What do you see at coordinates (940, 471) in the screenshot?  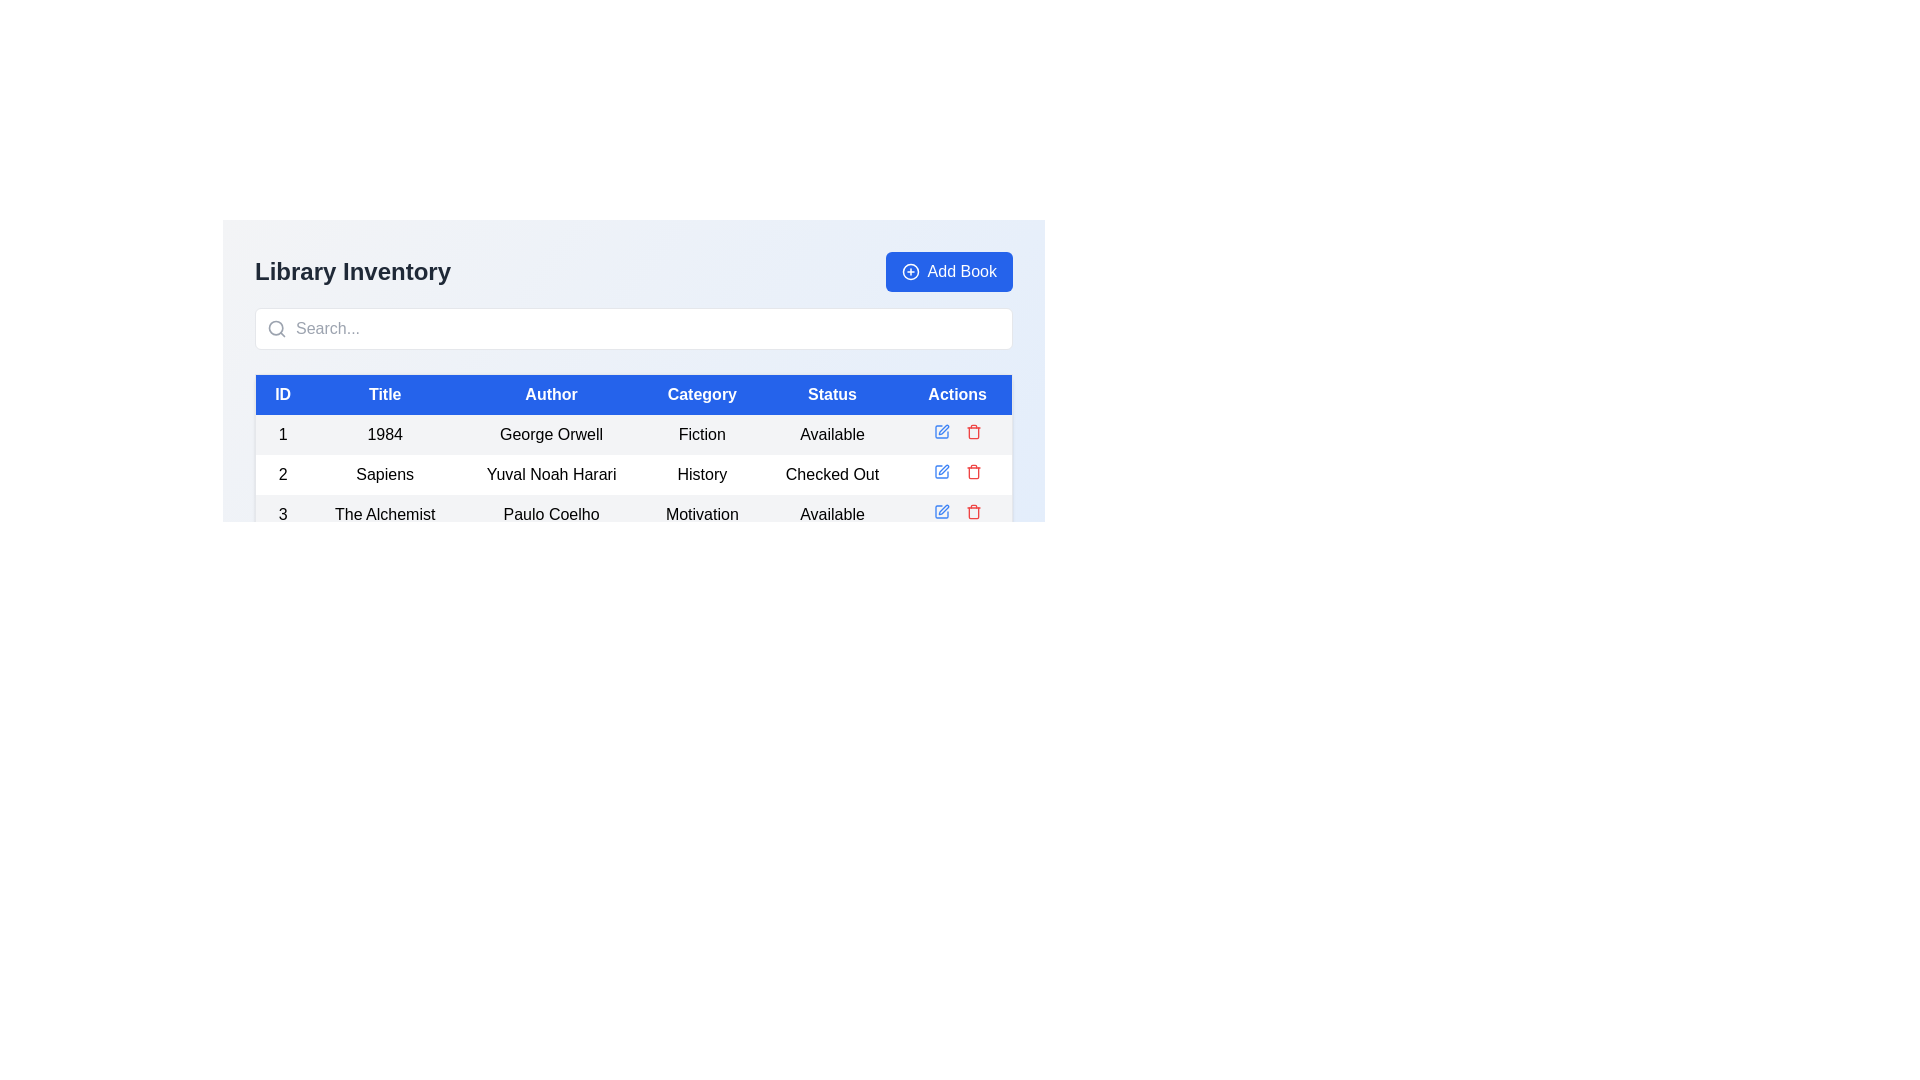 I see `the icon in the 'Actions' column associated with the second row of the table, which represents an action related to editing or interacting with the row data` at bounding box center [940, 471].